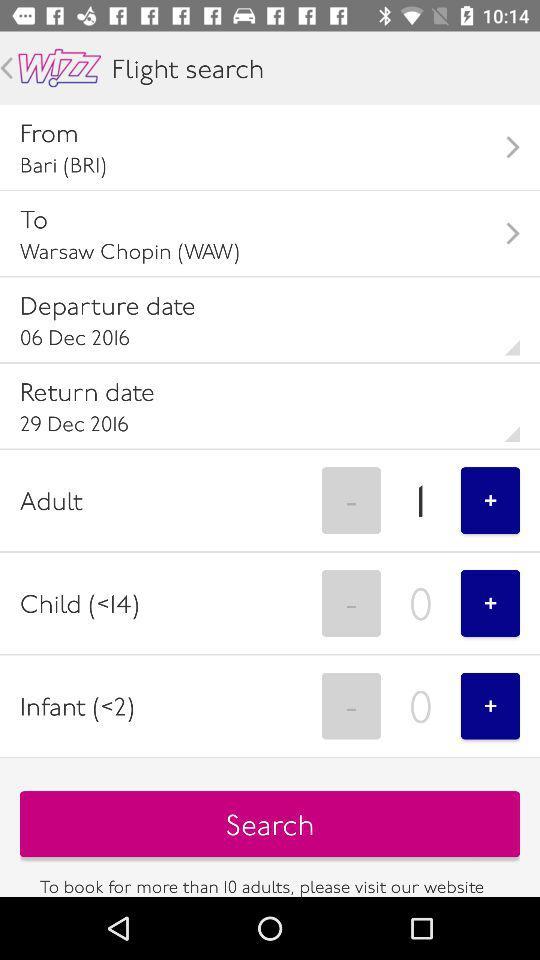 Image resolution: width=540 pixels, height=960 pixels. What do you see at coordinates (350, 706) in the screenshot?
I see `the item to the left of 0` at bounding box center [350, 706].